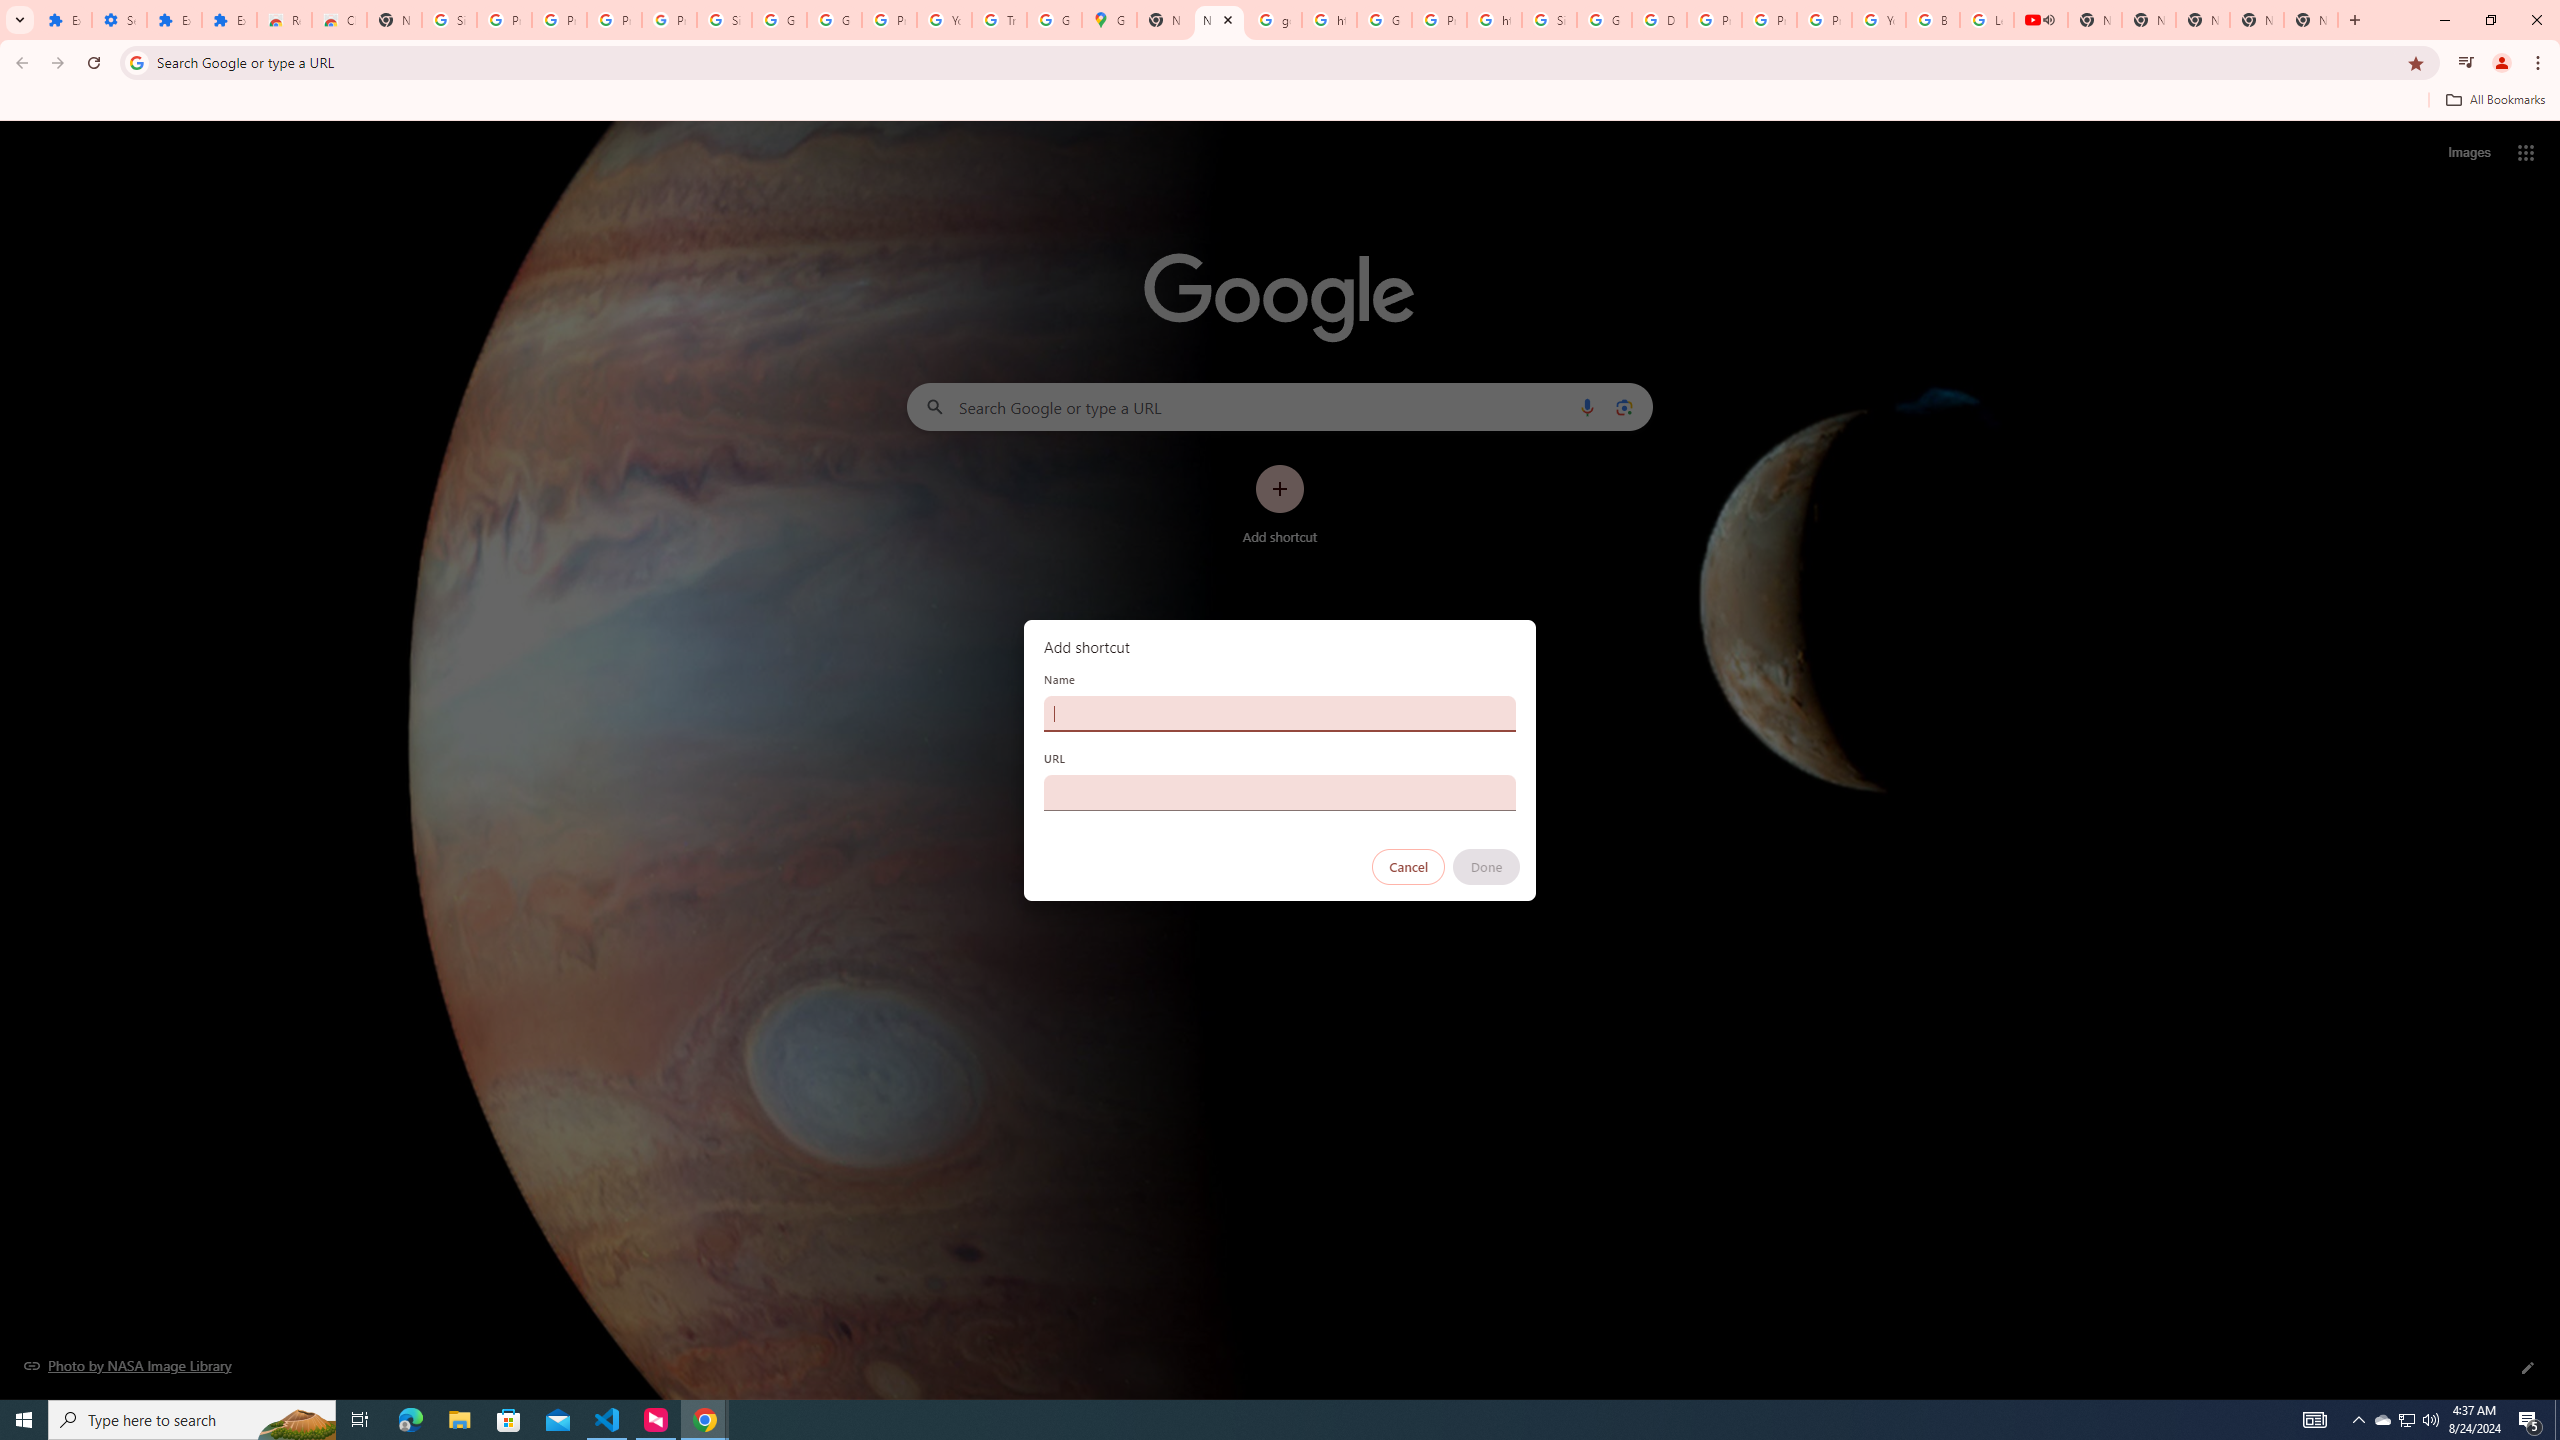 The image size is (2560, 1440). I want to click on 'URL', so click(1280, 792).